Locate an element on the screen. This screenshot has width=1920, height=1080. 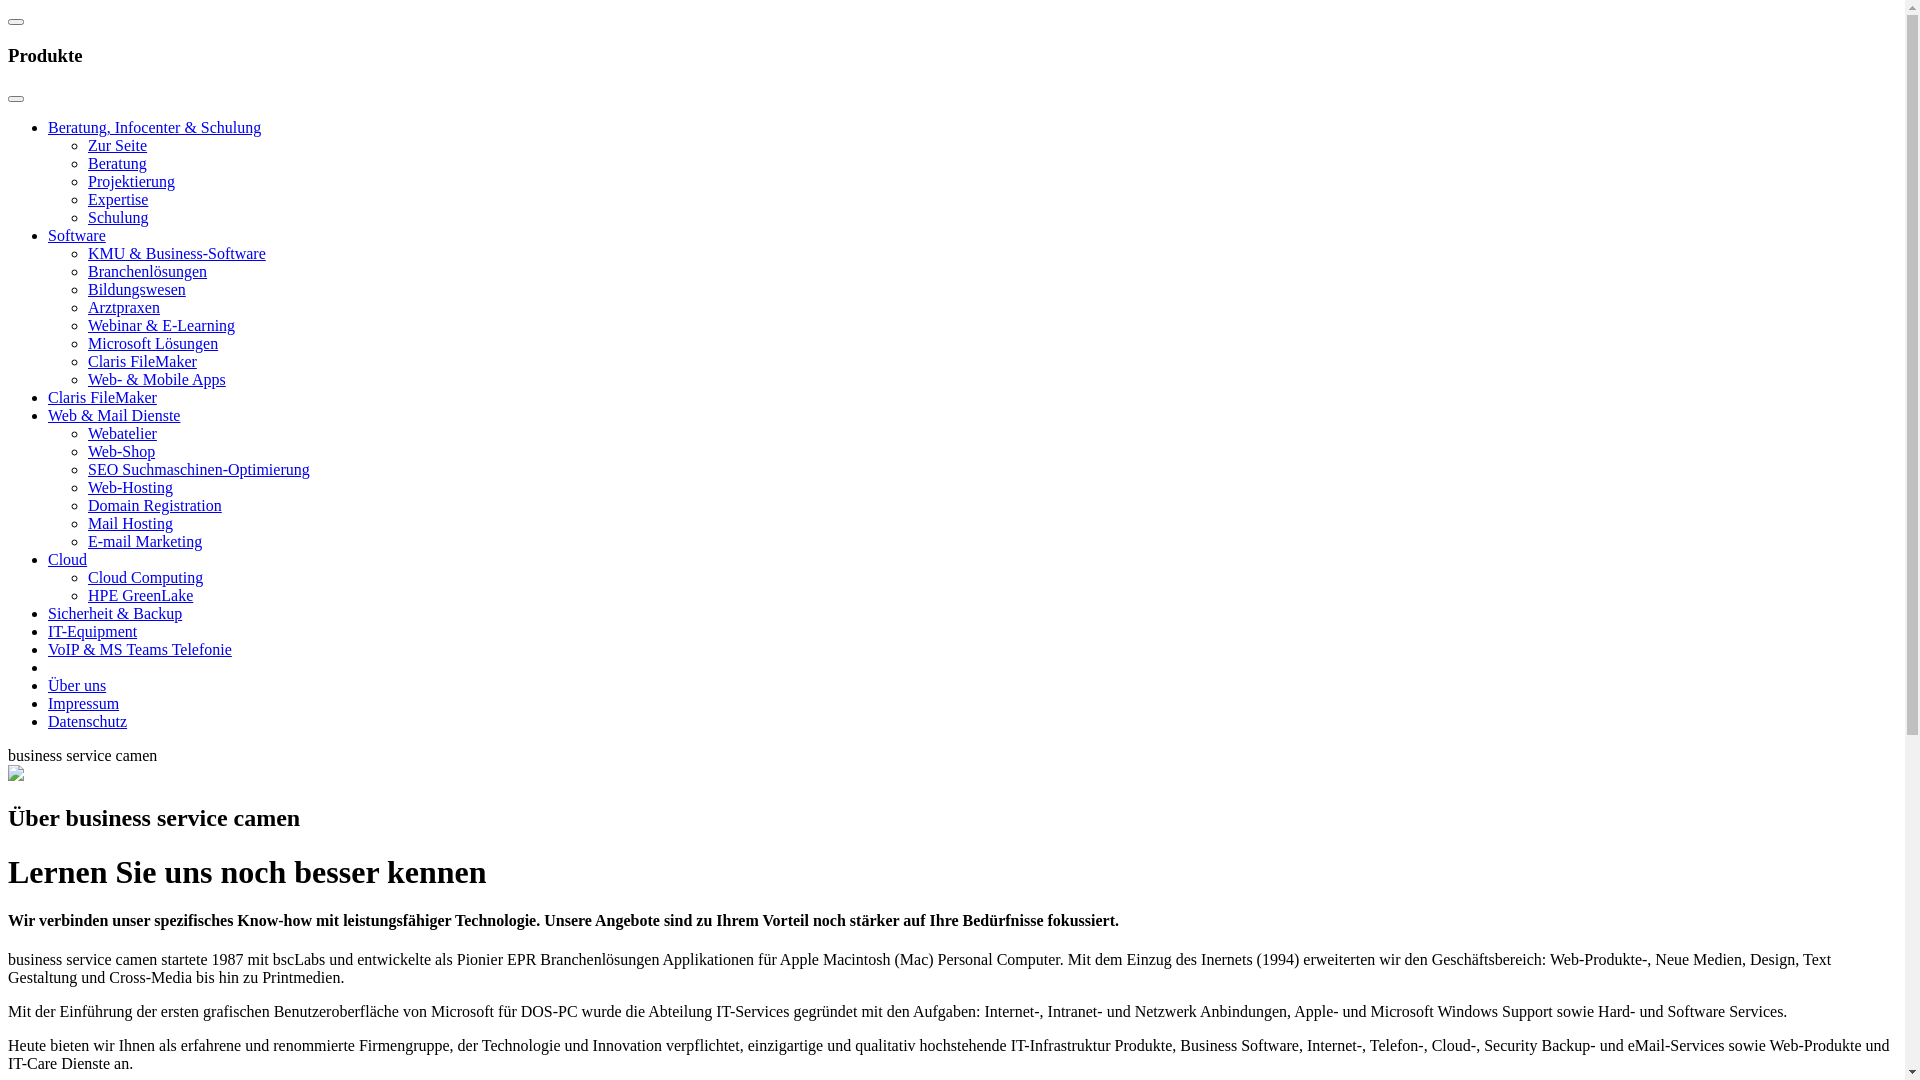
'Software' is located at coordinates (76, 234).